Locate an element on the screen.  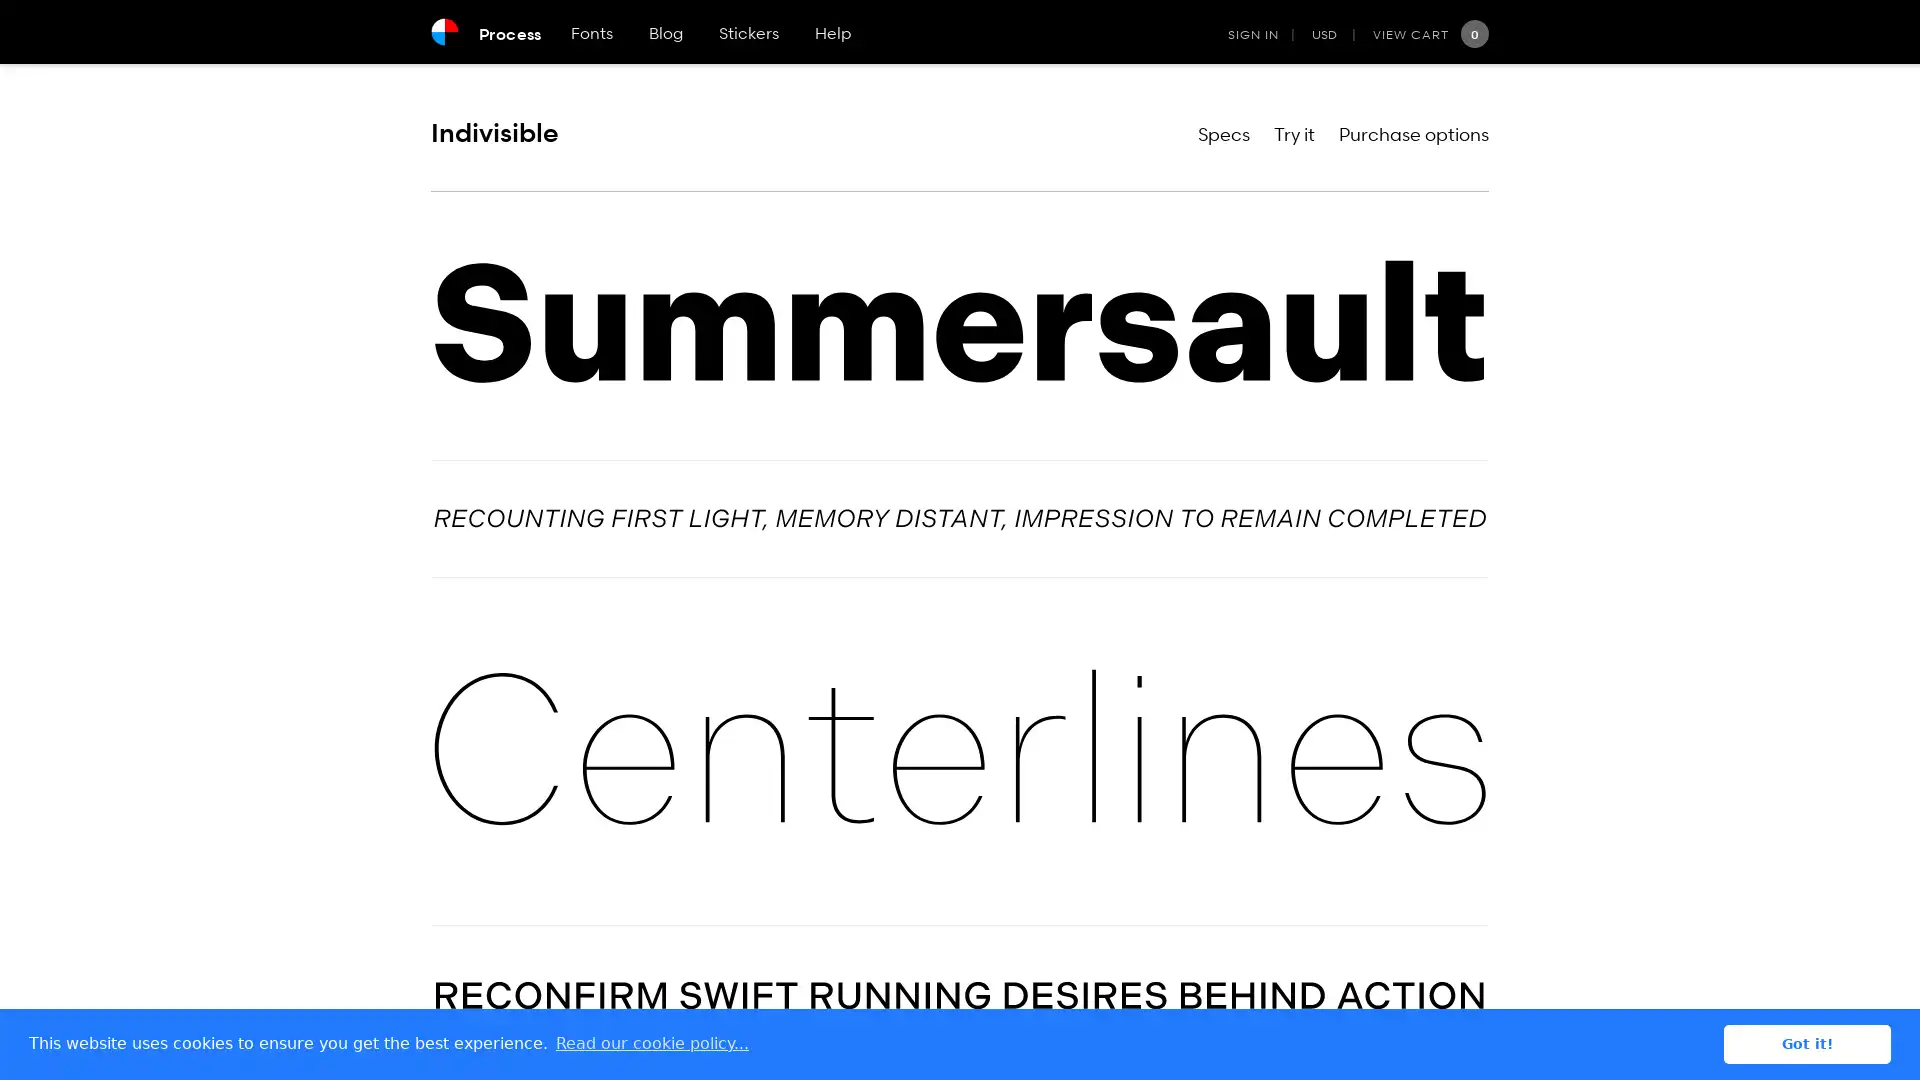
learn more about cookies is located at coordinates (652, 1043).